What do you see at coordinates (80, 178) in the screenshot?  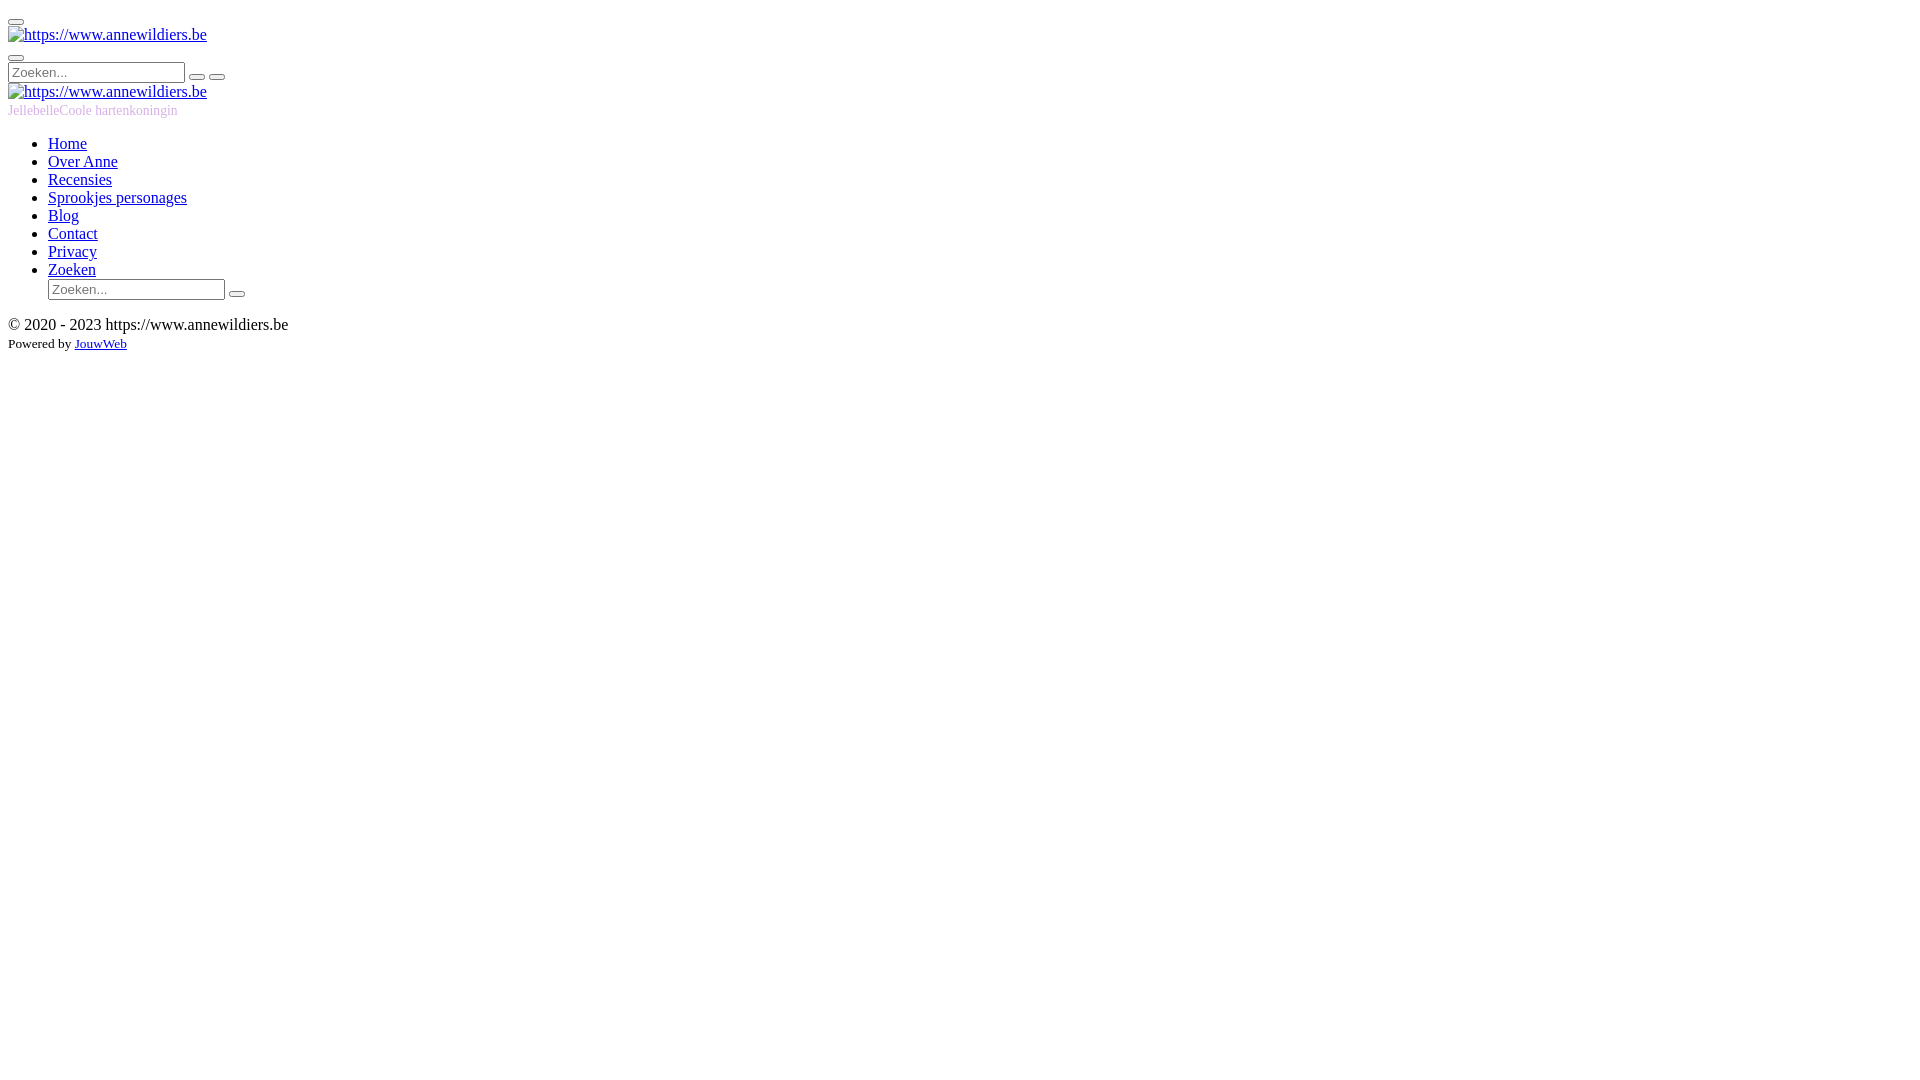 I see `'Recensies'` at bounding box center [80, 178].